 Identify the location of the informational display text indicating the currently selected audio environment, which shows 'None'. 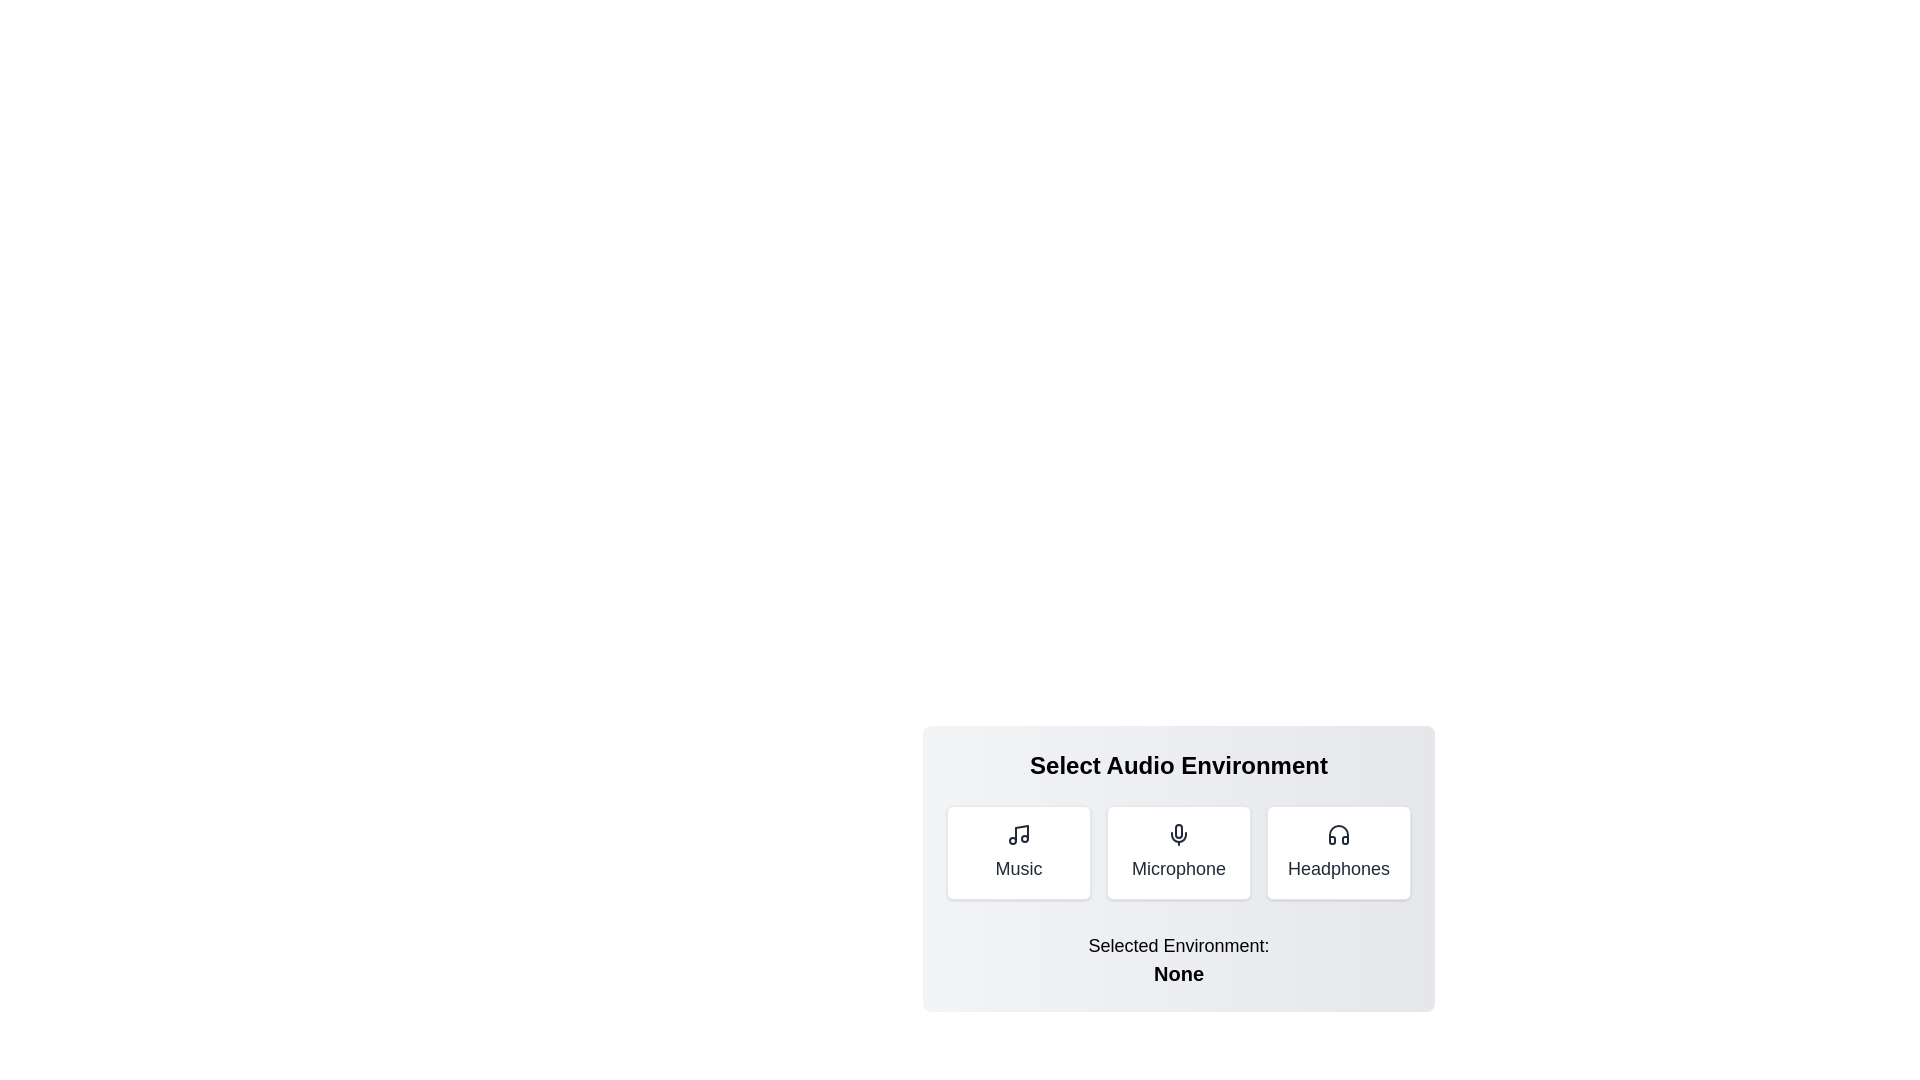
(1179, 959).